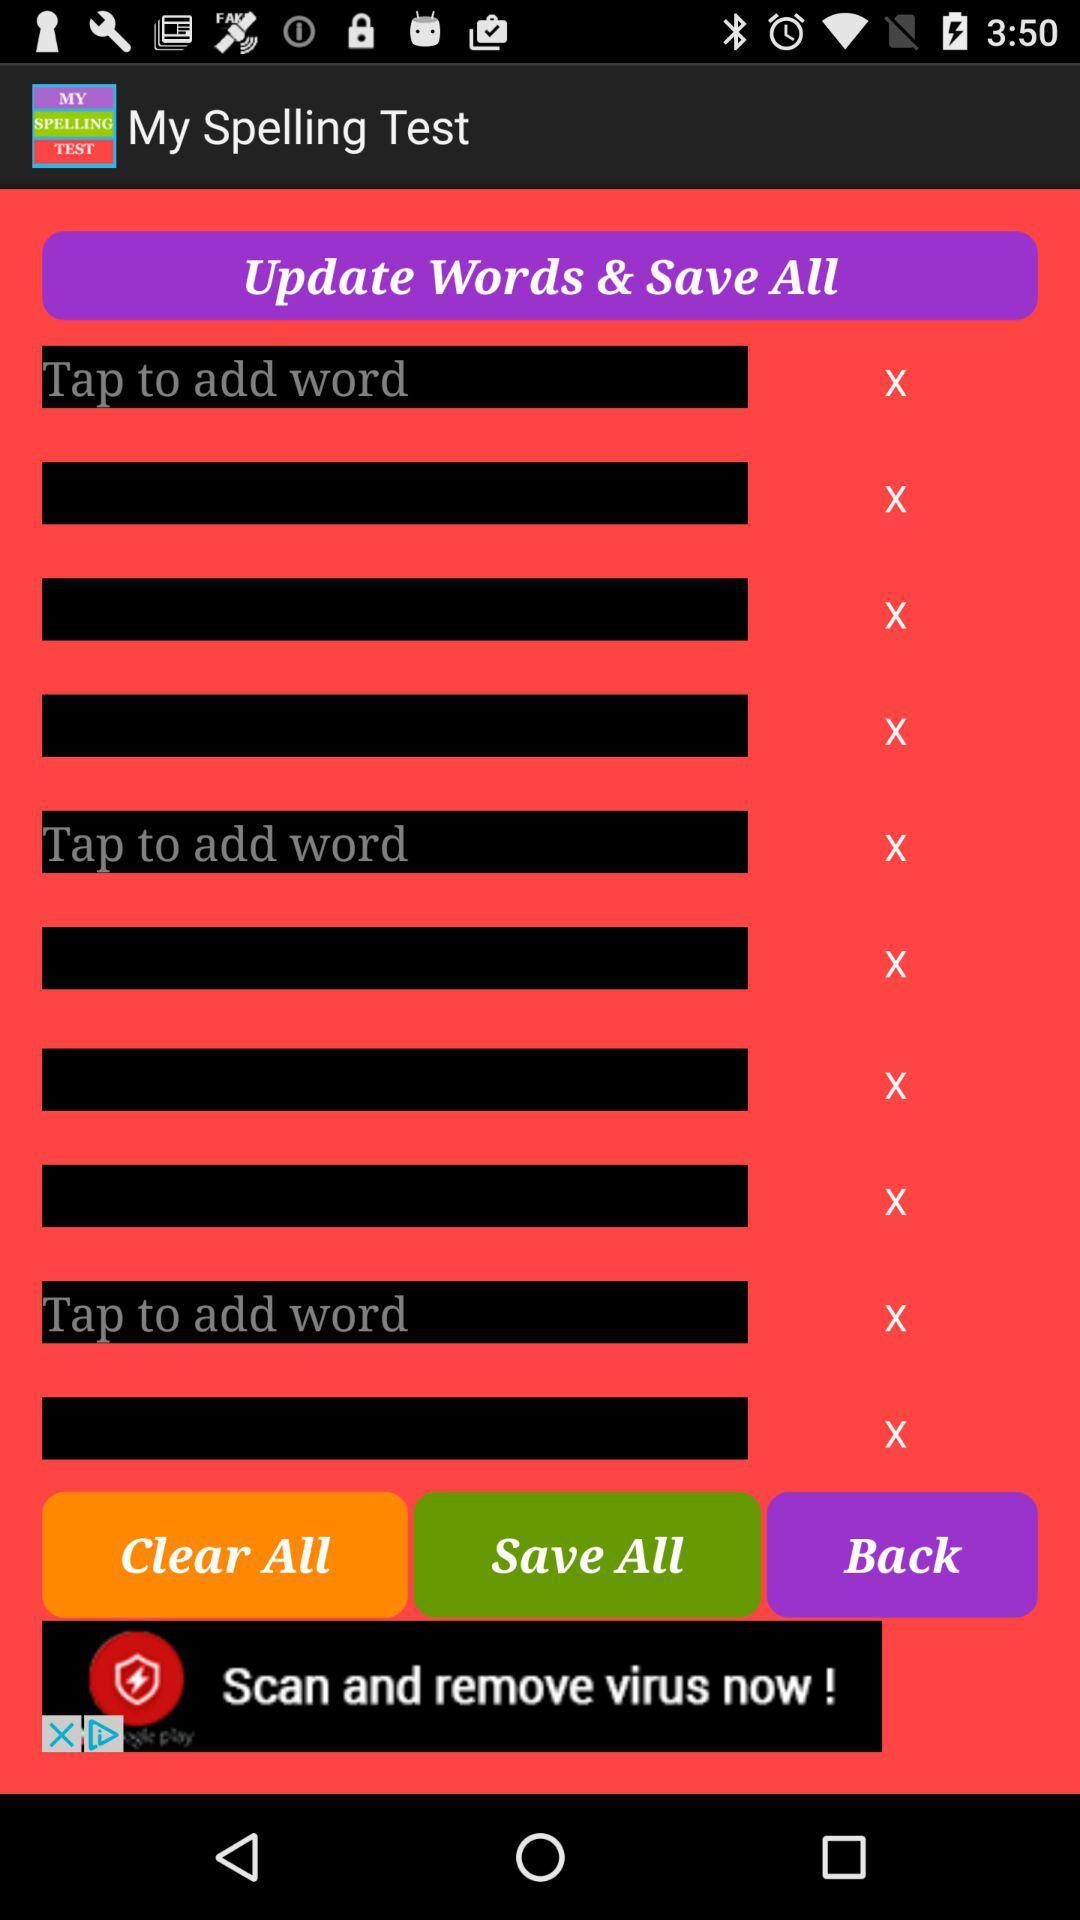 This screenshot has height=1920, width=1080. What do you see at coordinates (394, 841) in the screenshot?
I see `tap to add word` at bounding box center [394, 841].